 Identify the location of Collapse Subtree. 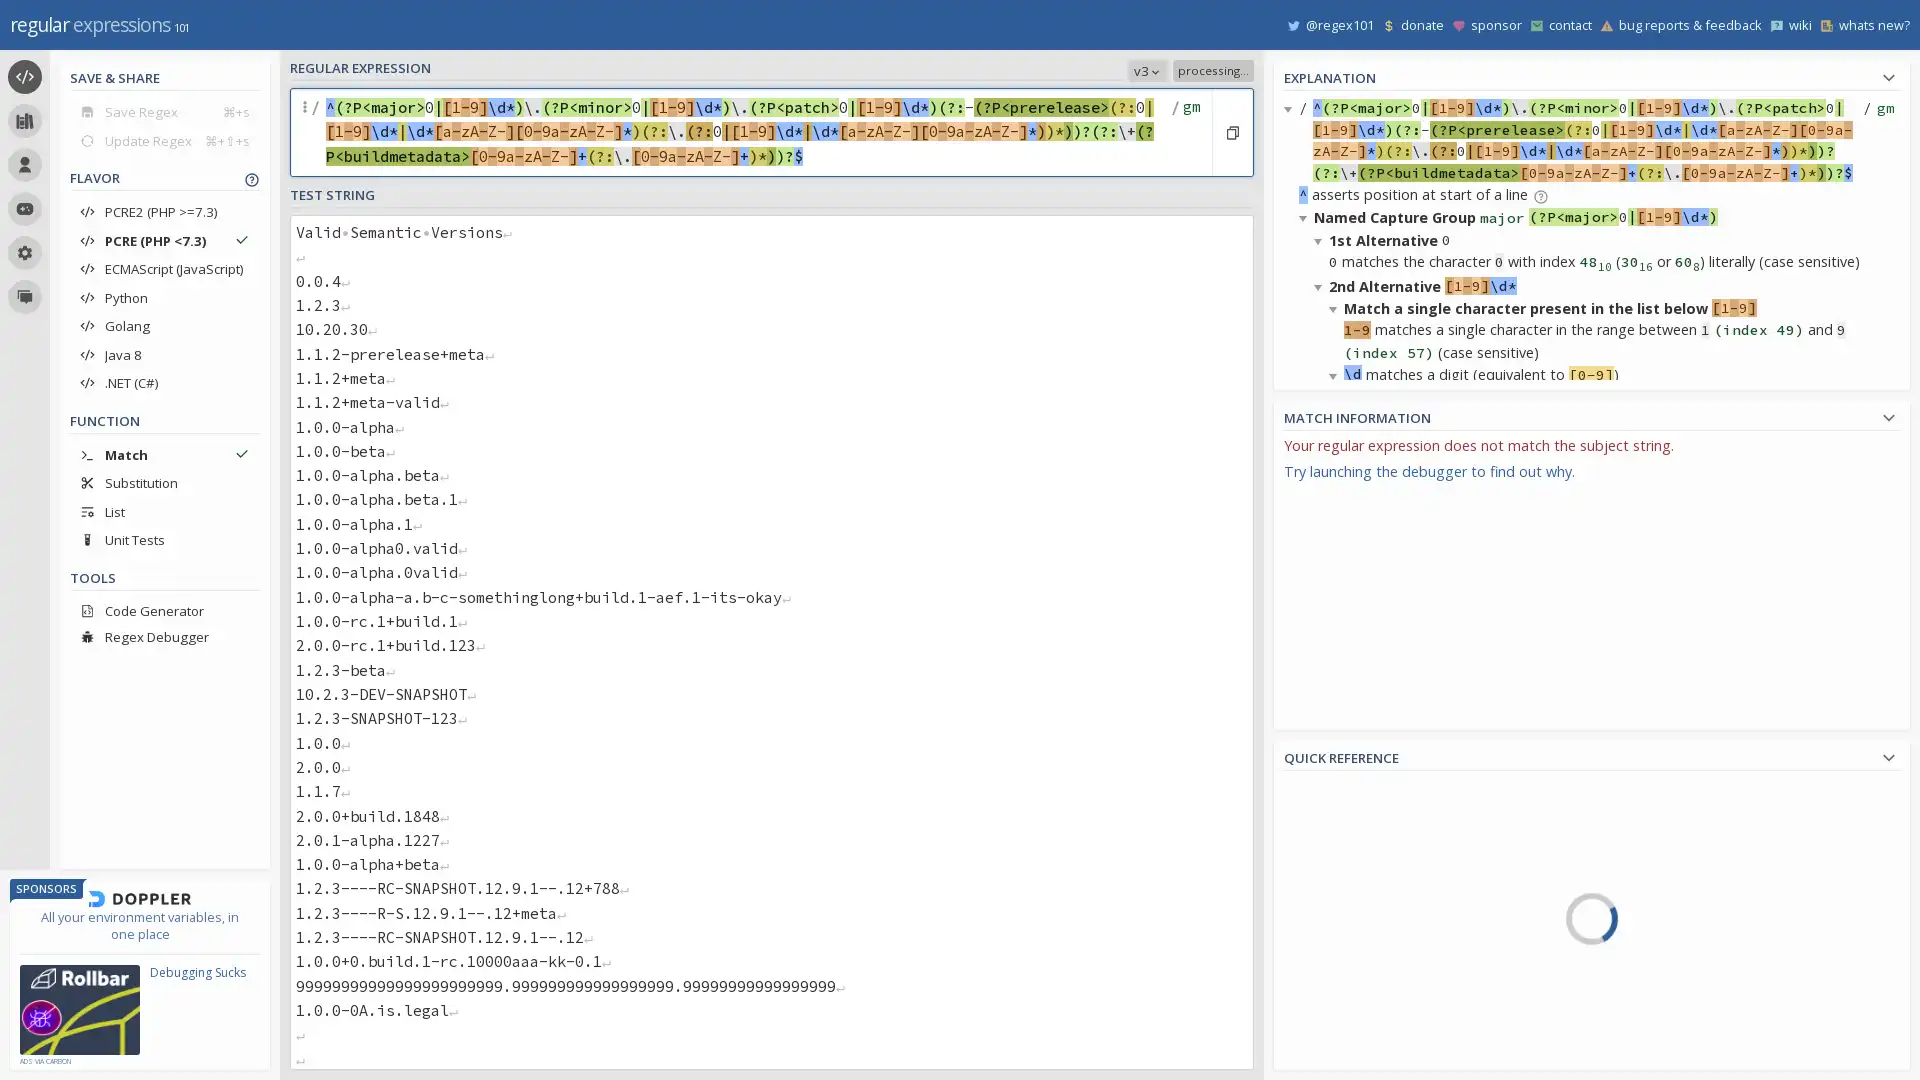
(1306, 466).